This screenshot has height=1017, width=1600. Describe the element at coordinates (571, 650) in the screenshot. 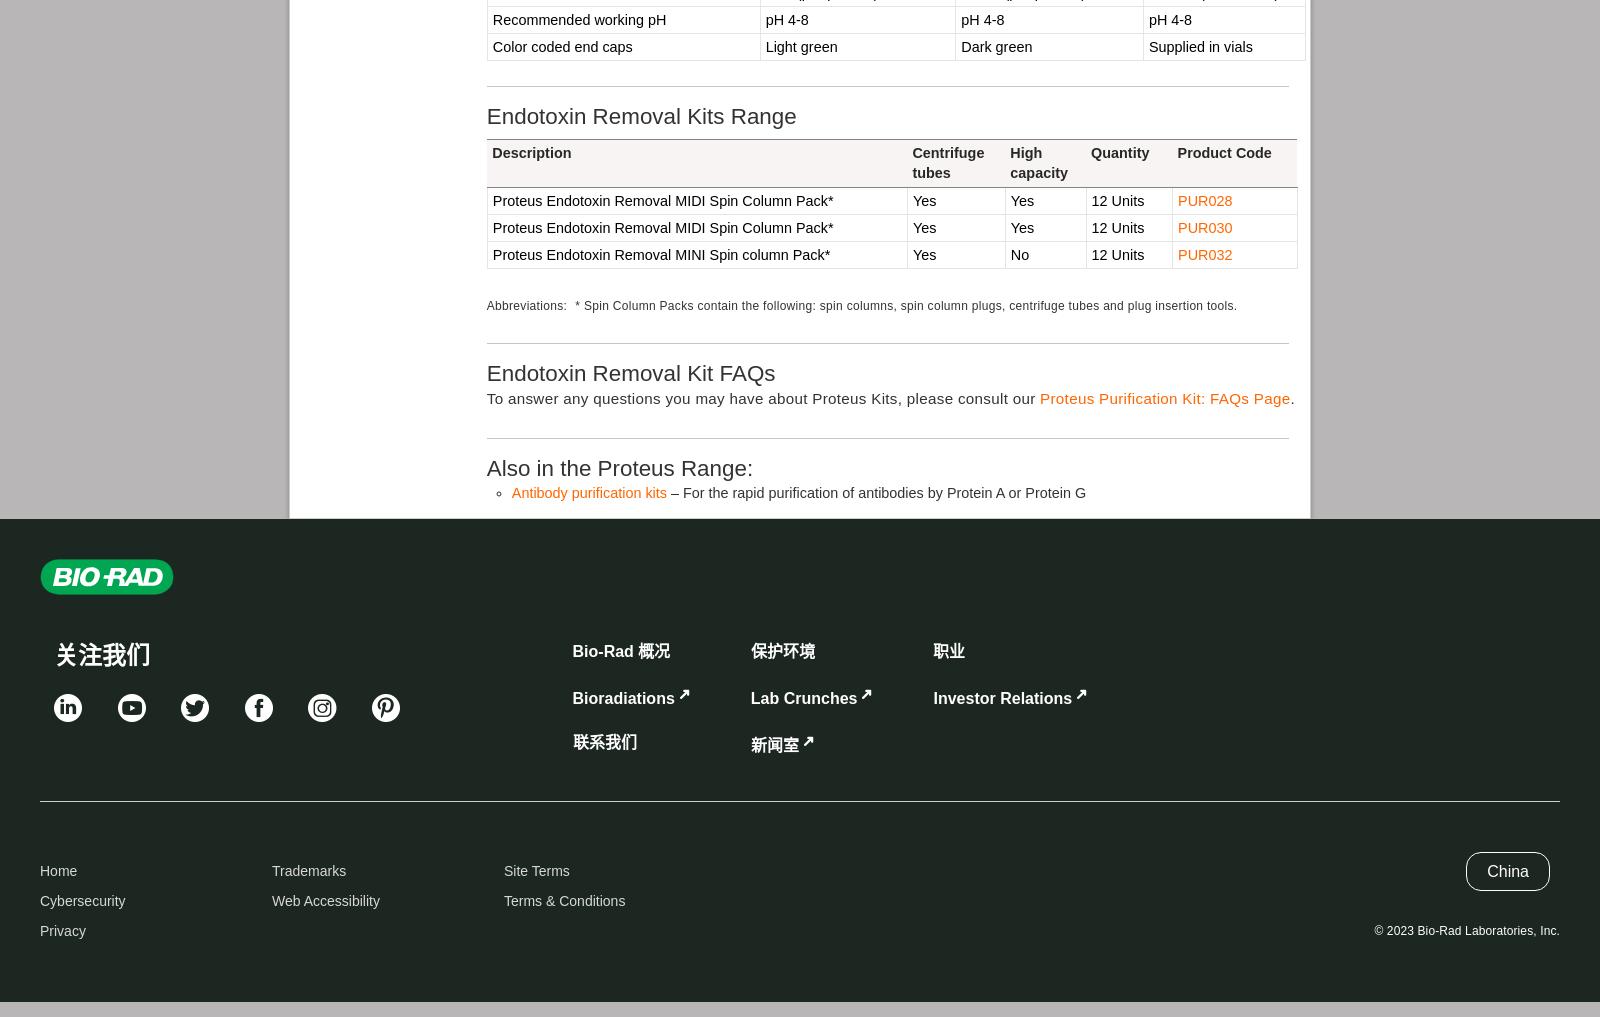

I see `'Bio-Rad 概况'` at that location.